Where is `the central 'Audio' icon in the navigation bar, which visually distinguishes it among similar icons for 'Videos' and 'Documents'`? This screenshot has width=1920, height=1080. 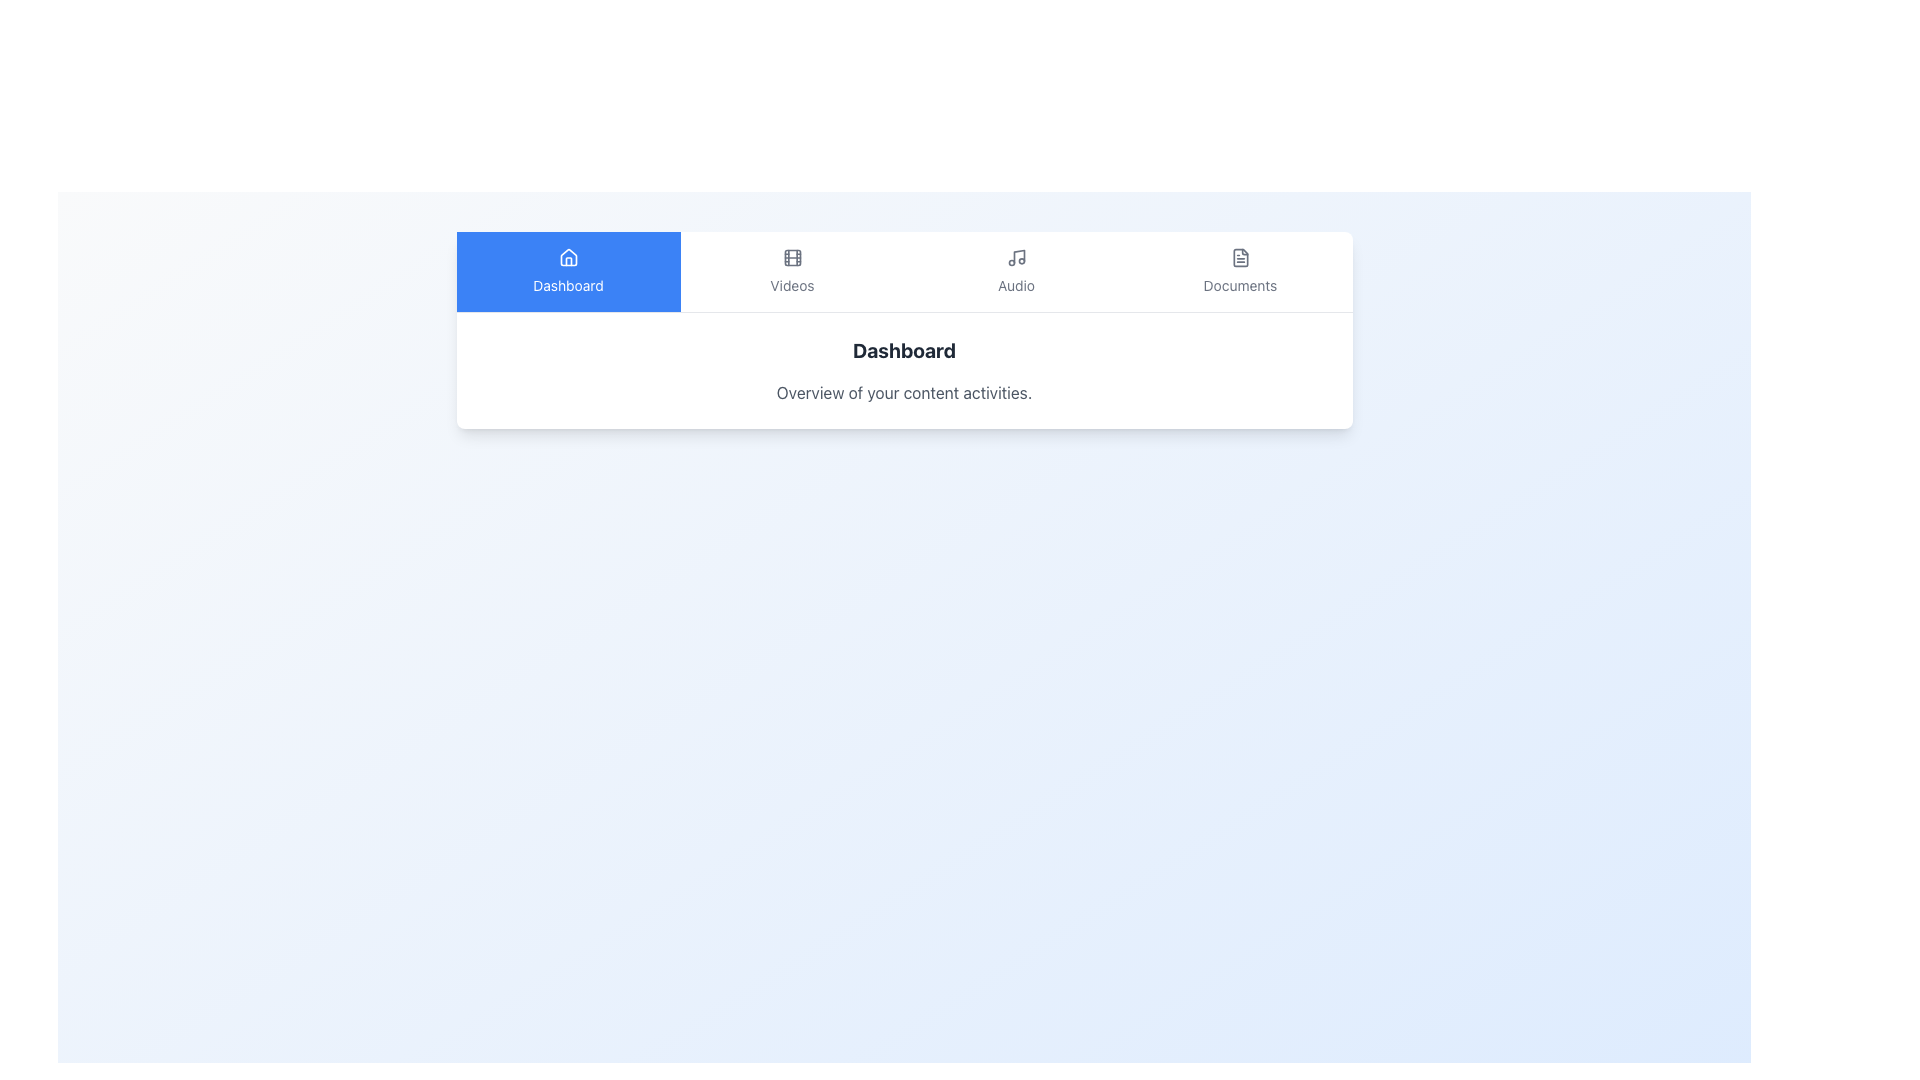
the central 'Audio' icon in the navigation bar, which visually distinguishes it among similar icons for 'Videos' and 'Documents' is located at coordinates (1018, 255).